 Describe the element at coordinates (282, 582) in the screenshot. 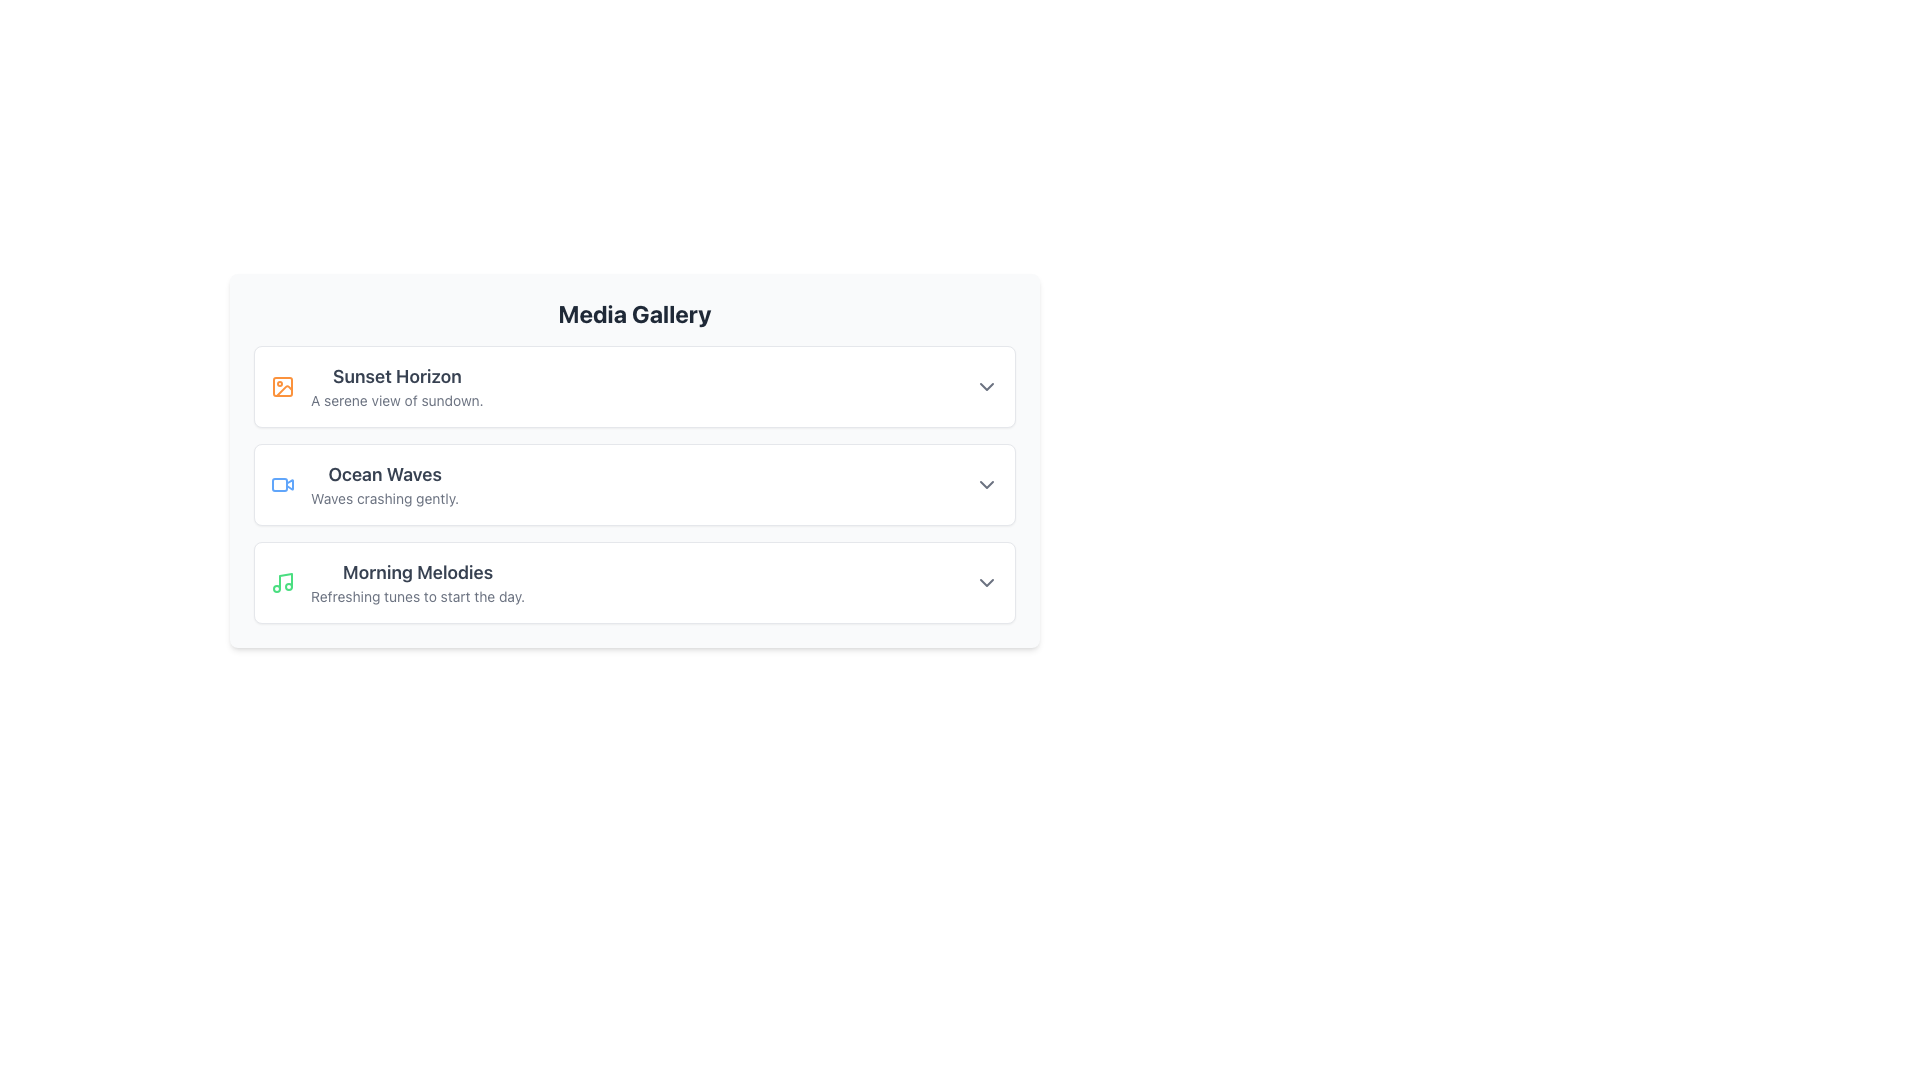

I see `the 'Morning Melodies' audio category icon located to the left of the title text and description` at that location.